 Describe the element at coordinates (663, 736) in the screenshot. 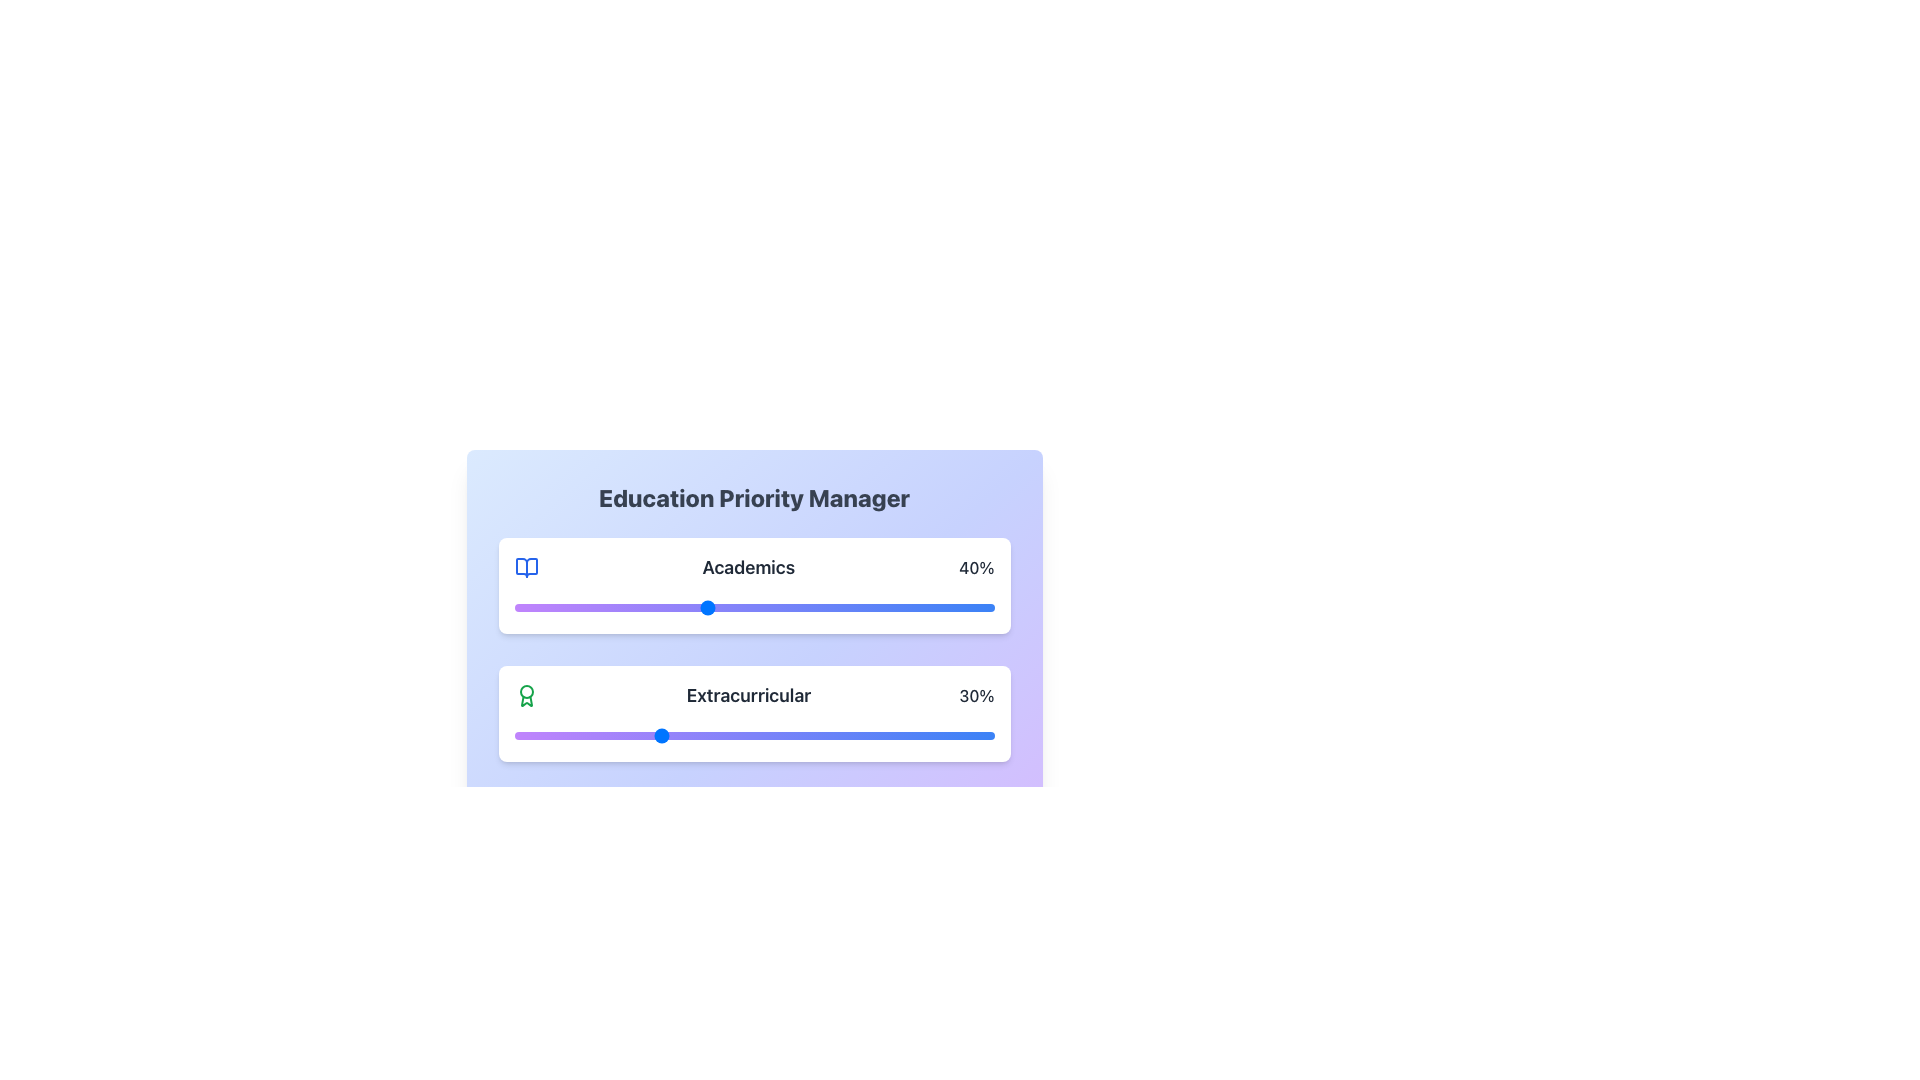

I see `the slider` at that location.